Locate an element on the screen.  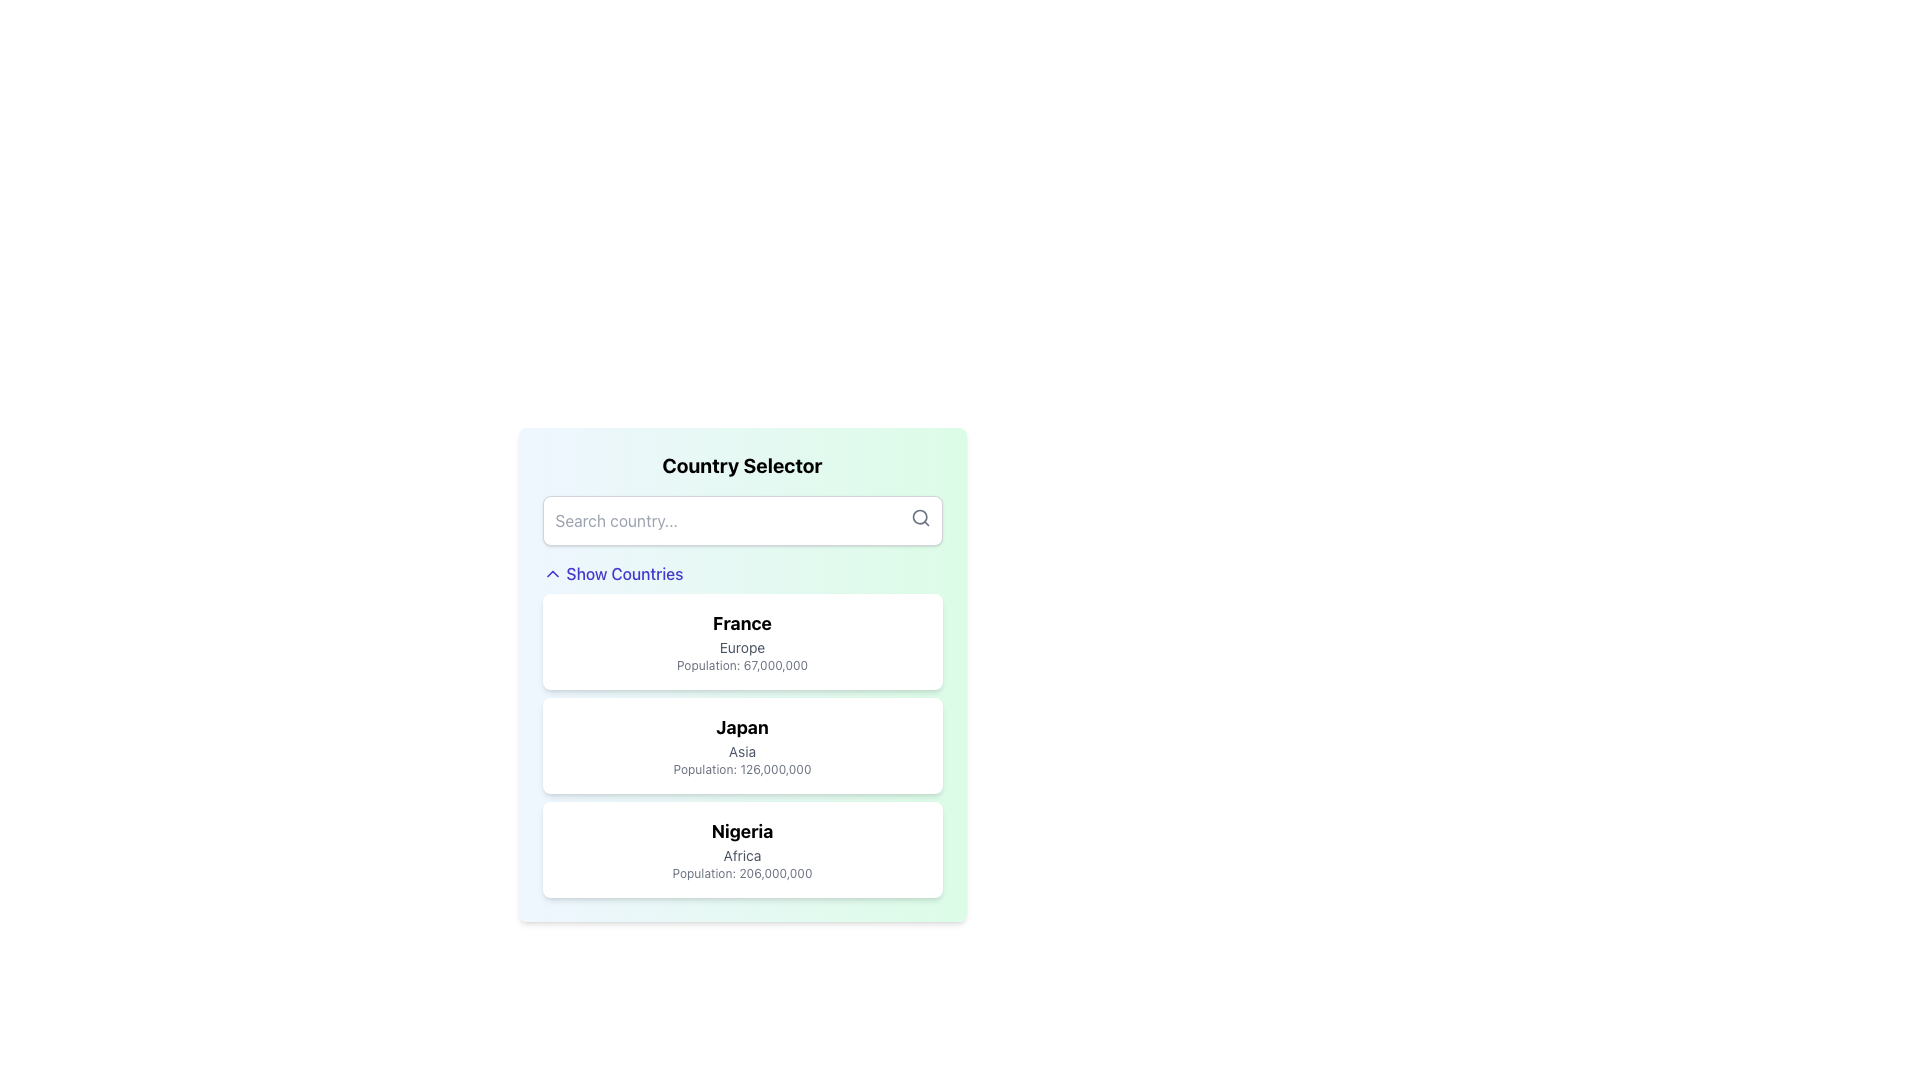
the text label displaying 'Population: 67,000,000' in a small gray font located at the bottom of the card for France is located at coordinates (741, 666).